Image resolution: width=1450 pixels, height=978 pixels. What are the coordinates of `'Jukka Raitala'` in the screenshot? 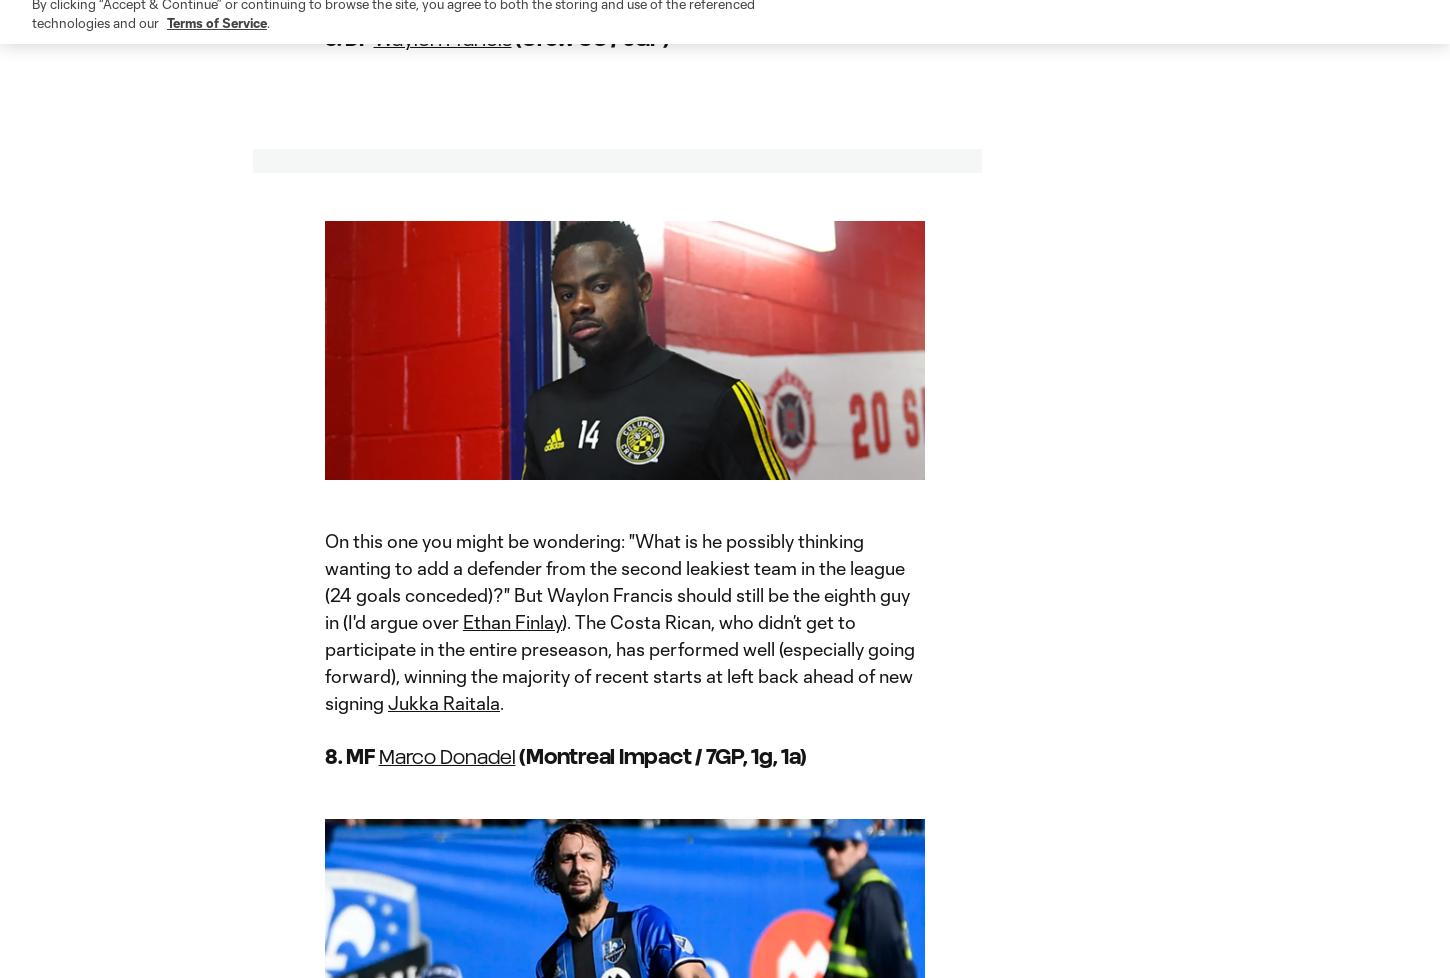 It's located at (442, 702).